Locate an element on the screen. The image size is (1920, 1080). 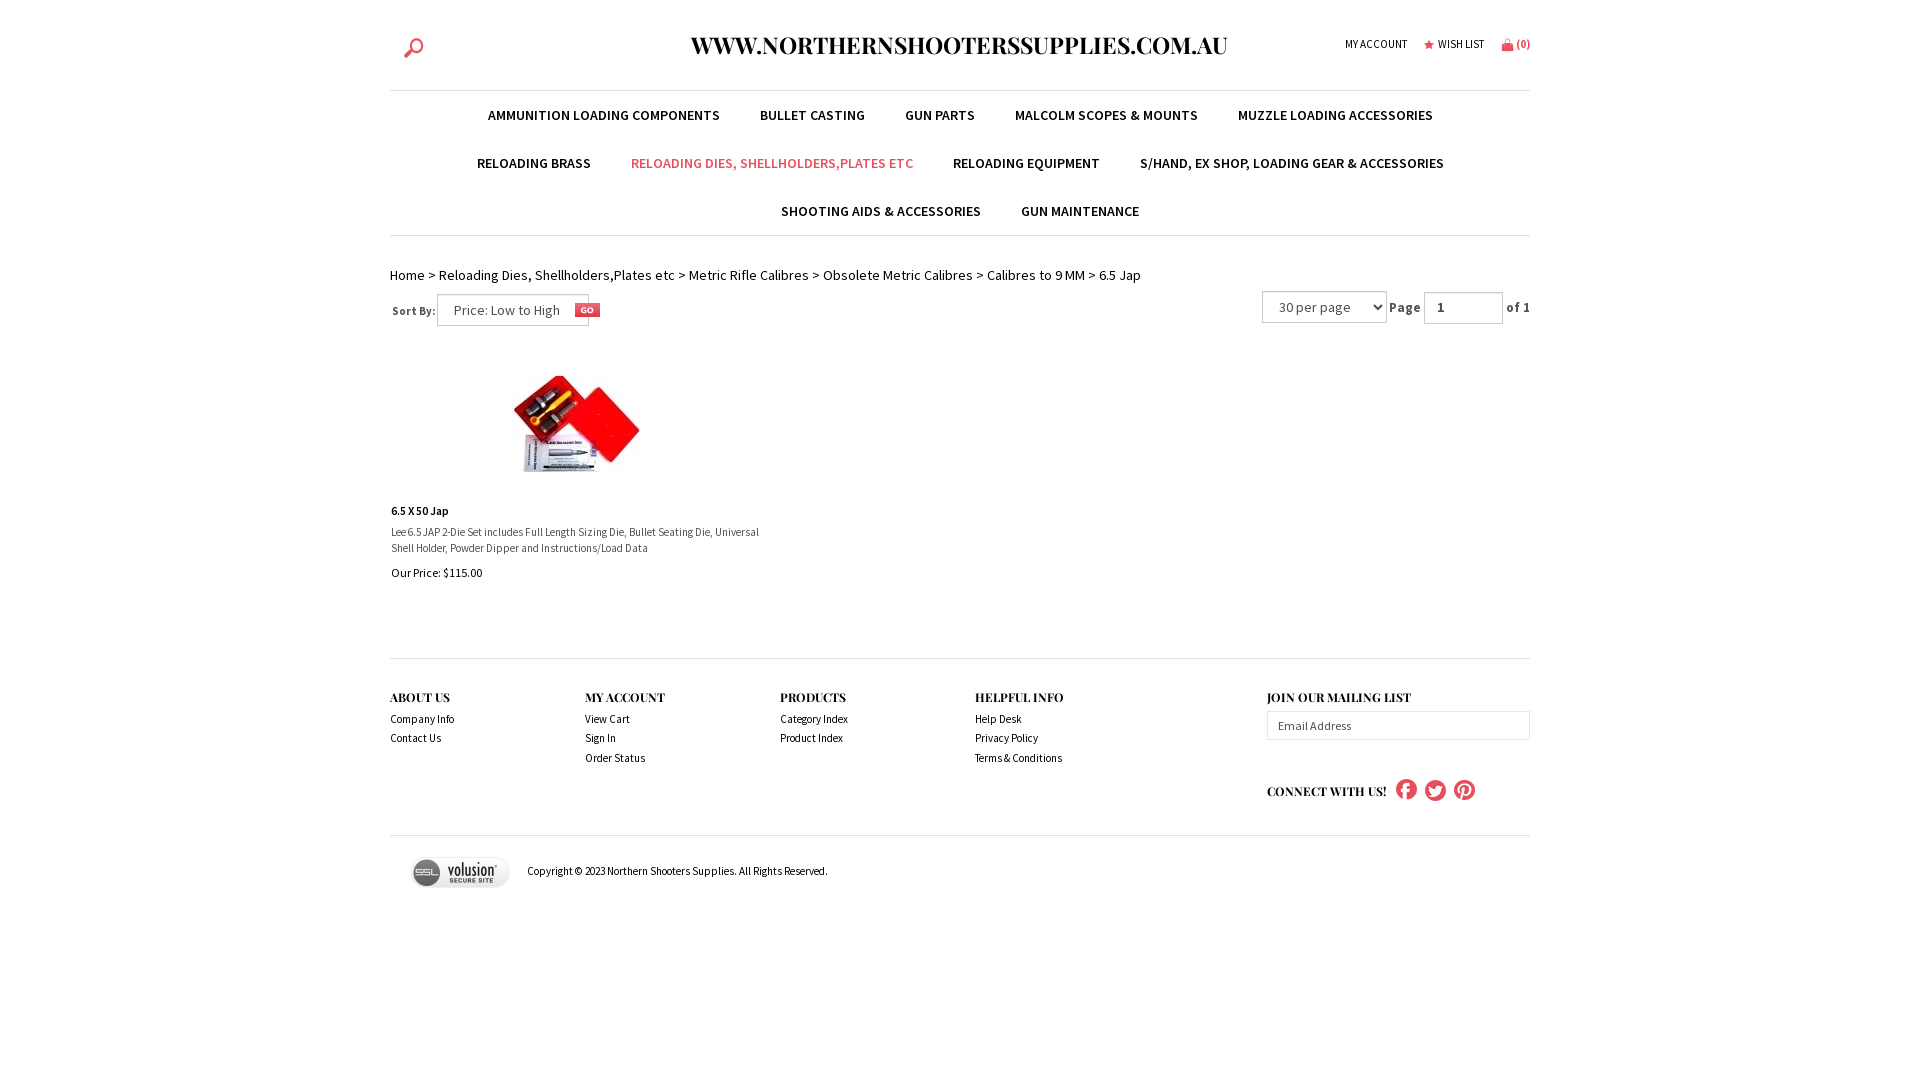
'Go to page' is located at coordinates (1463, 308).